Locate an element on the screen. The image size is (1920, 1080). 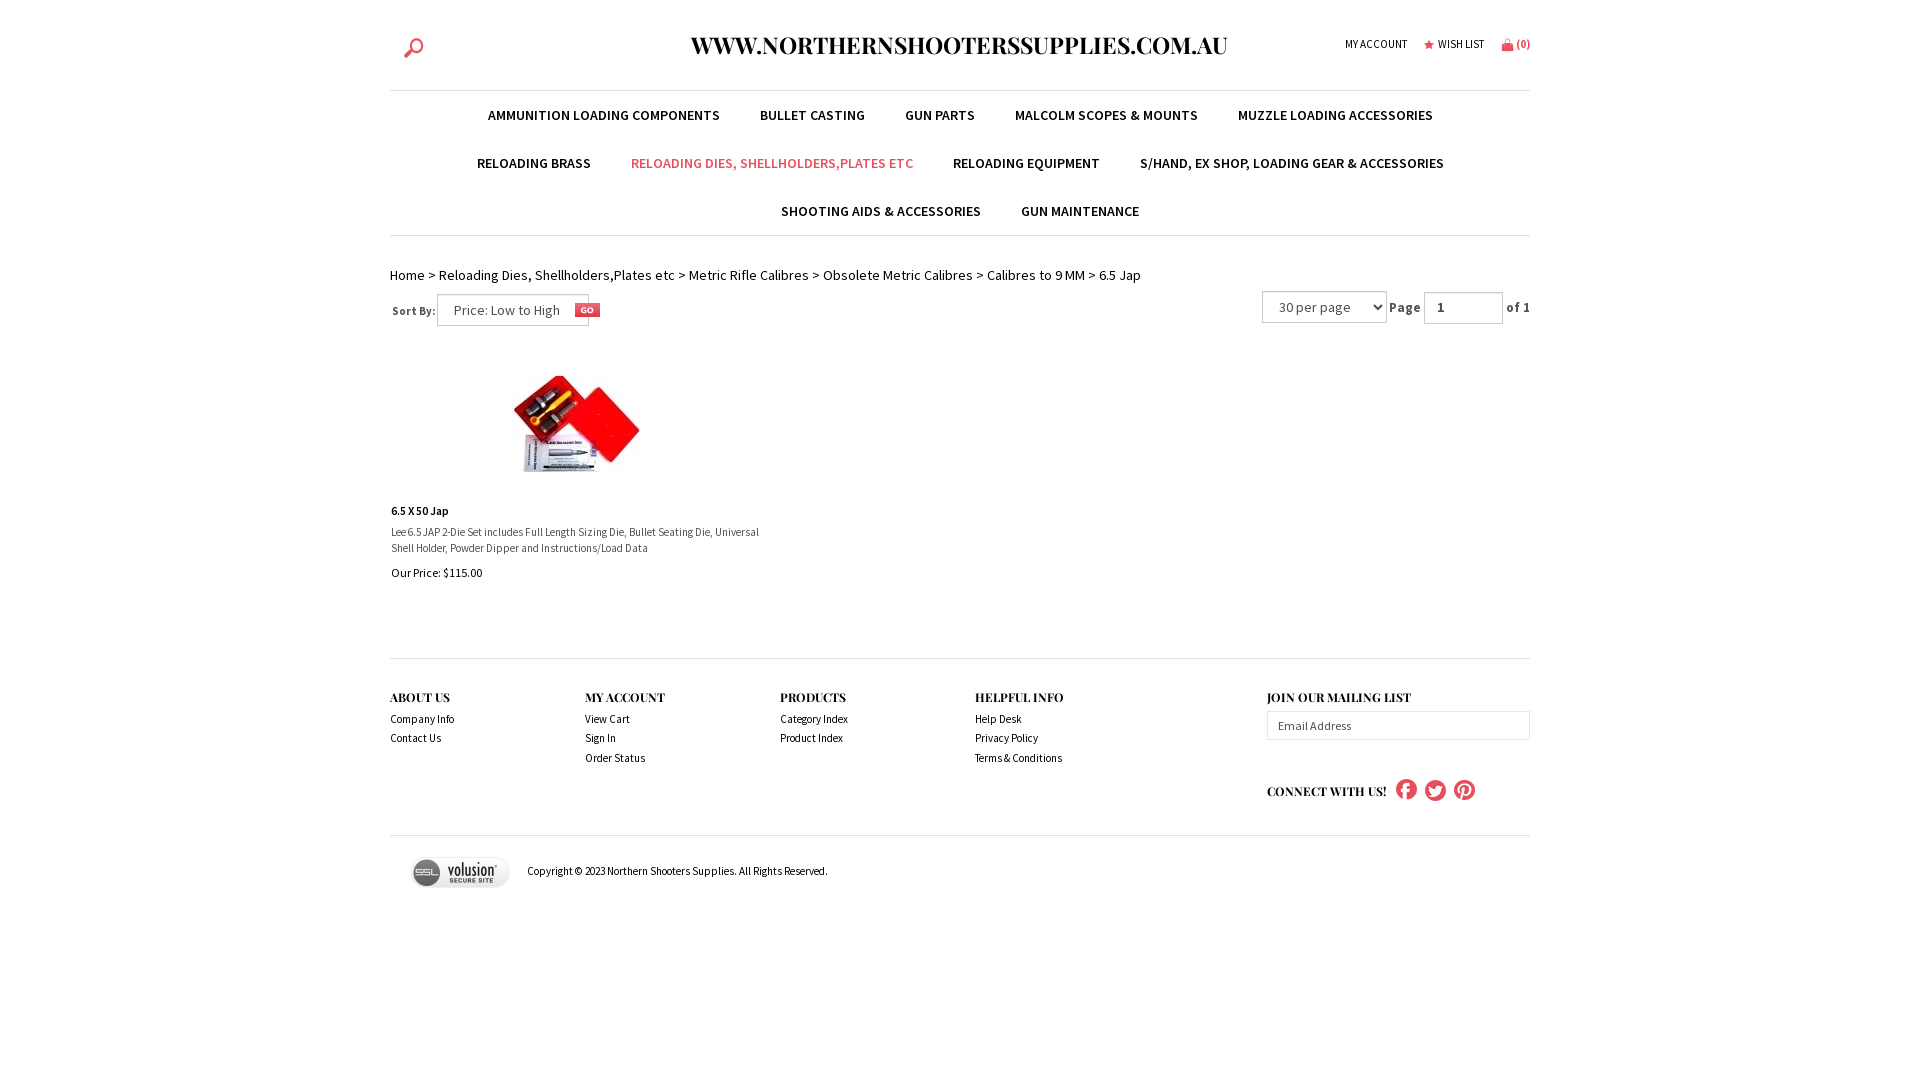
'Go to page' is located at coordinates (1463, 308).